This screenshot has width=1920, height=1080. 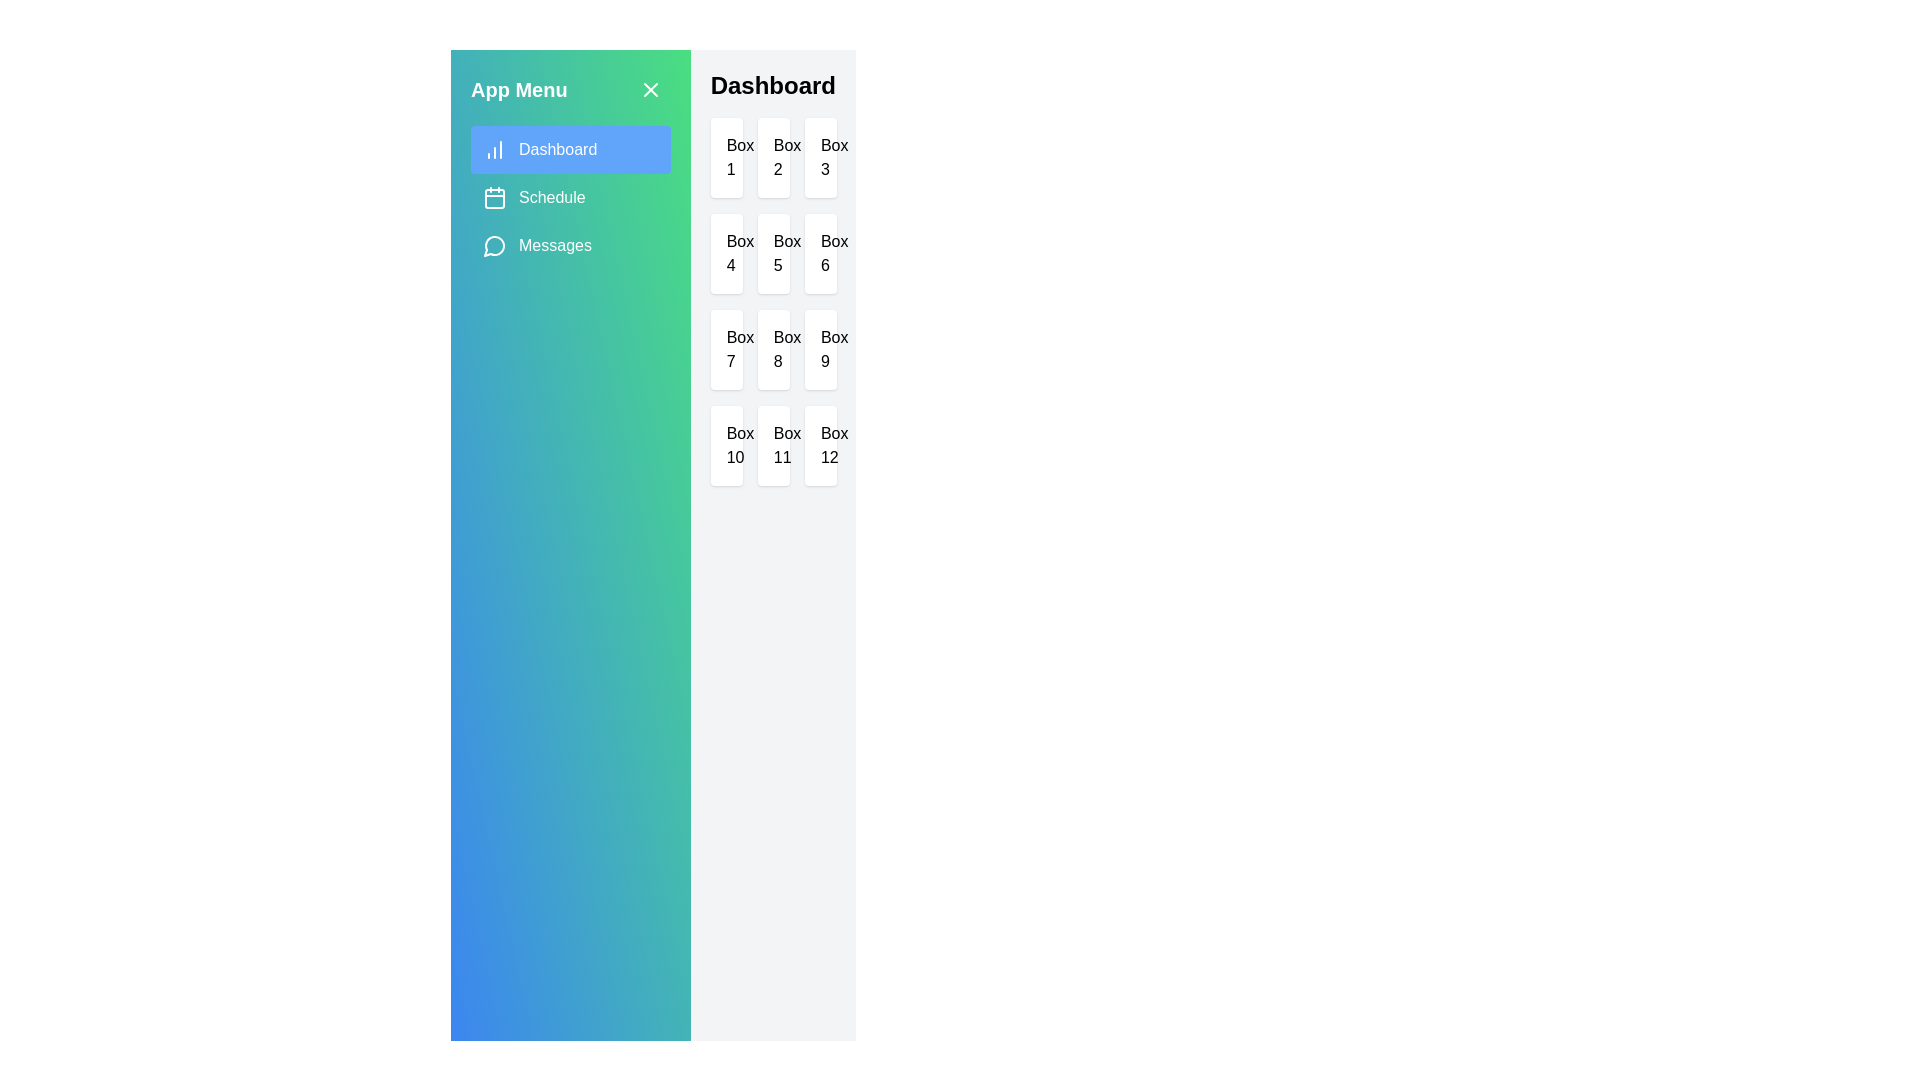 I want to click on the Messages tab to view its content, so click(x=569, y=245).